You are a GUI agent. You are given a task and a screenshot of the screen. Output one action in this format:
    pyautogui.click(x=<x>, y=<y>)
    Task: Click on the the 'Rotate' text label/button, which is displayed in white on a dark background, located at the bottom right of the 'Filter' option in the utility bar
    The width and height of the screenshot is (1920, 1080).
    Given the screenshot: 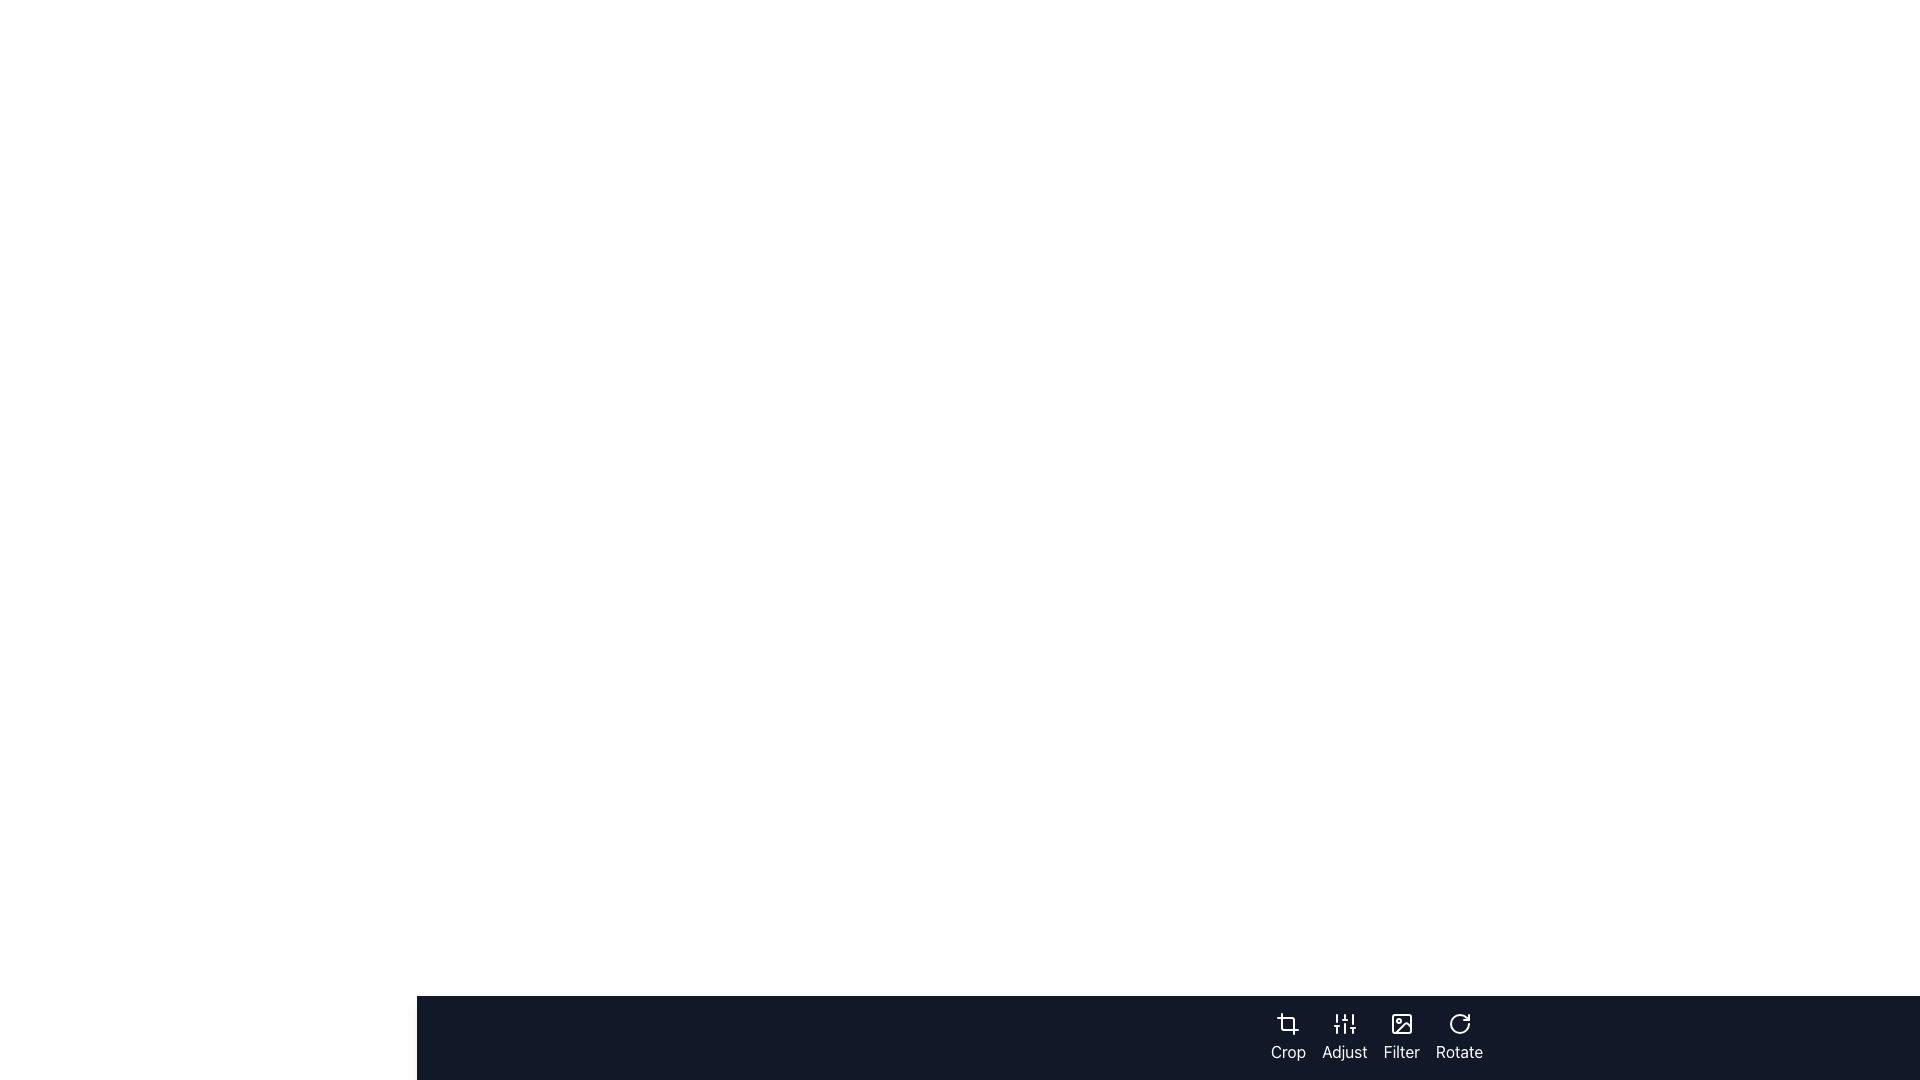 What is the action you would take?
    pyautogui.click(x=1459, y=1051)
    